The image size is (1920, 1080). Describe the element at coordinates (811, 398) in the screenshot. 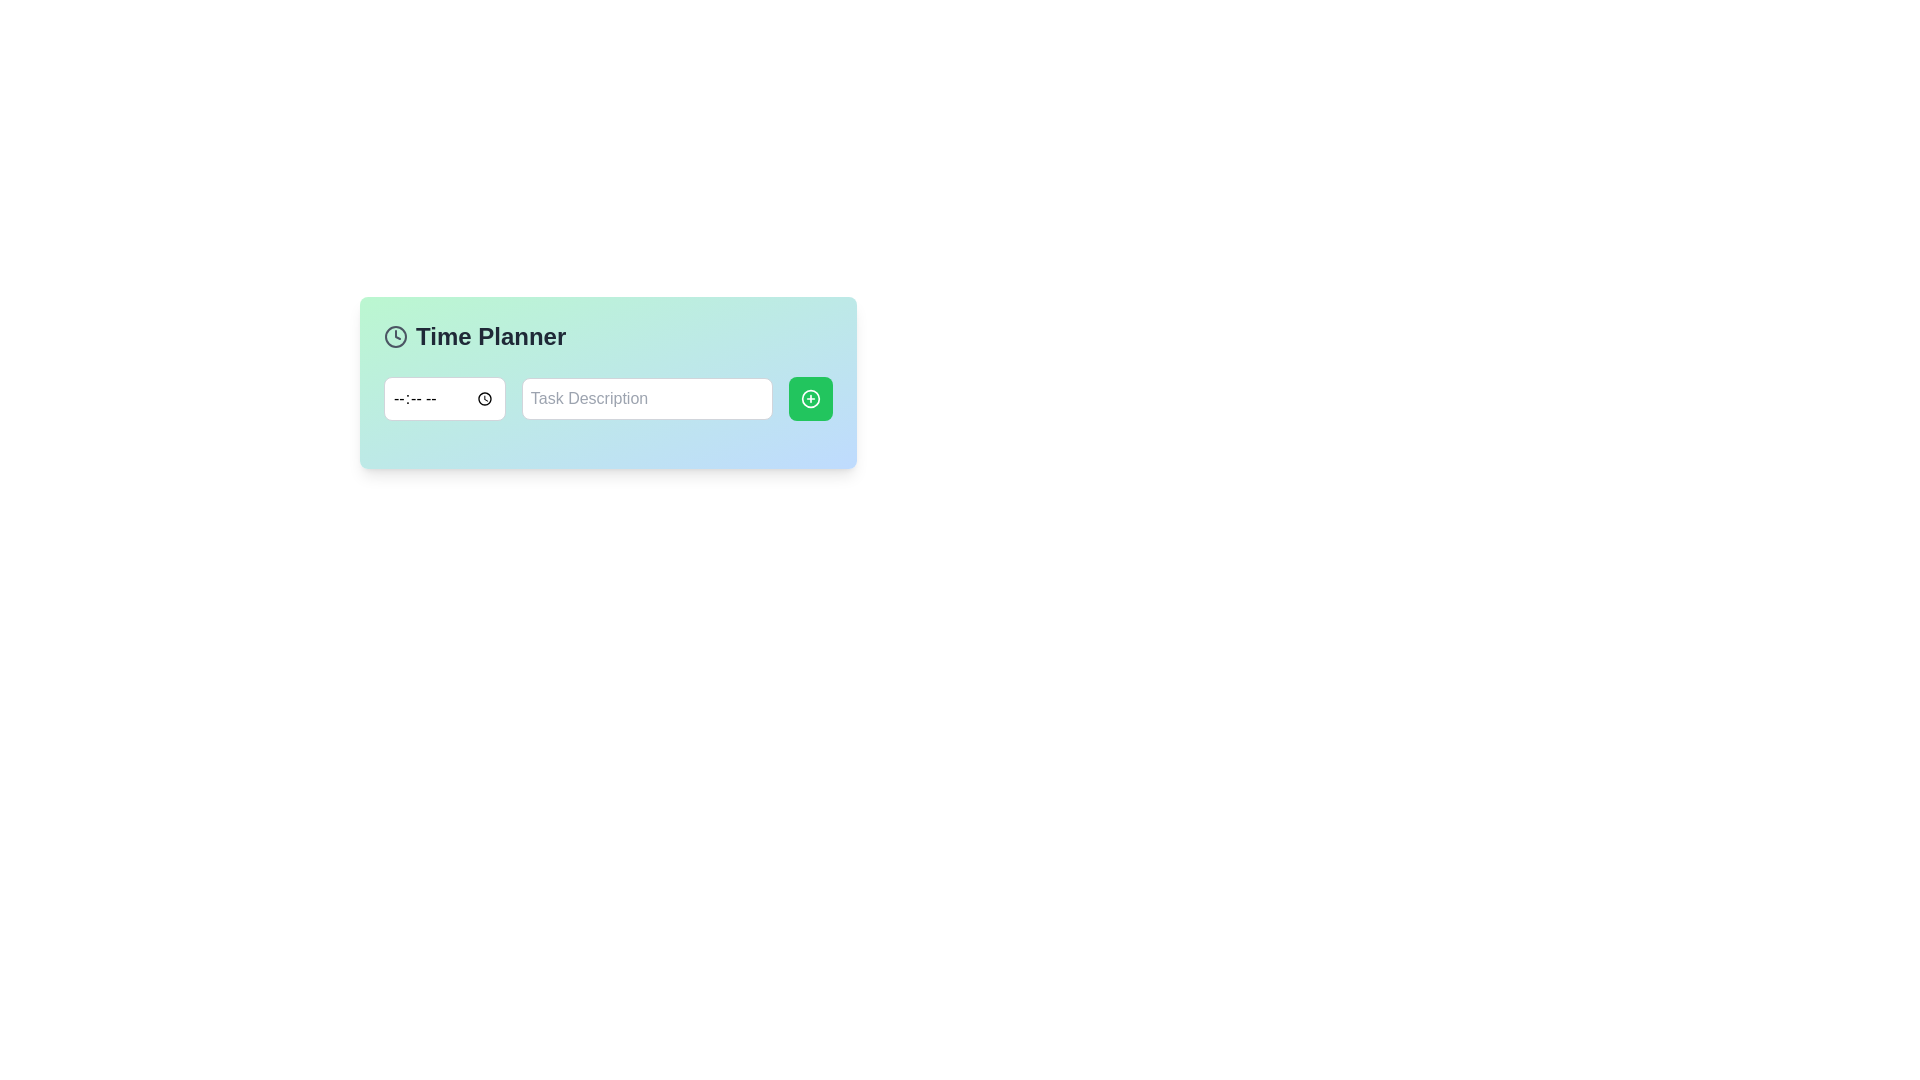

I see `the SVG circle component, which is a circular outline part of a green button with a white plus sign, located at the right-hand side of the 'Time Planner' widget` at that location.